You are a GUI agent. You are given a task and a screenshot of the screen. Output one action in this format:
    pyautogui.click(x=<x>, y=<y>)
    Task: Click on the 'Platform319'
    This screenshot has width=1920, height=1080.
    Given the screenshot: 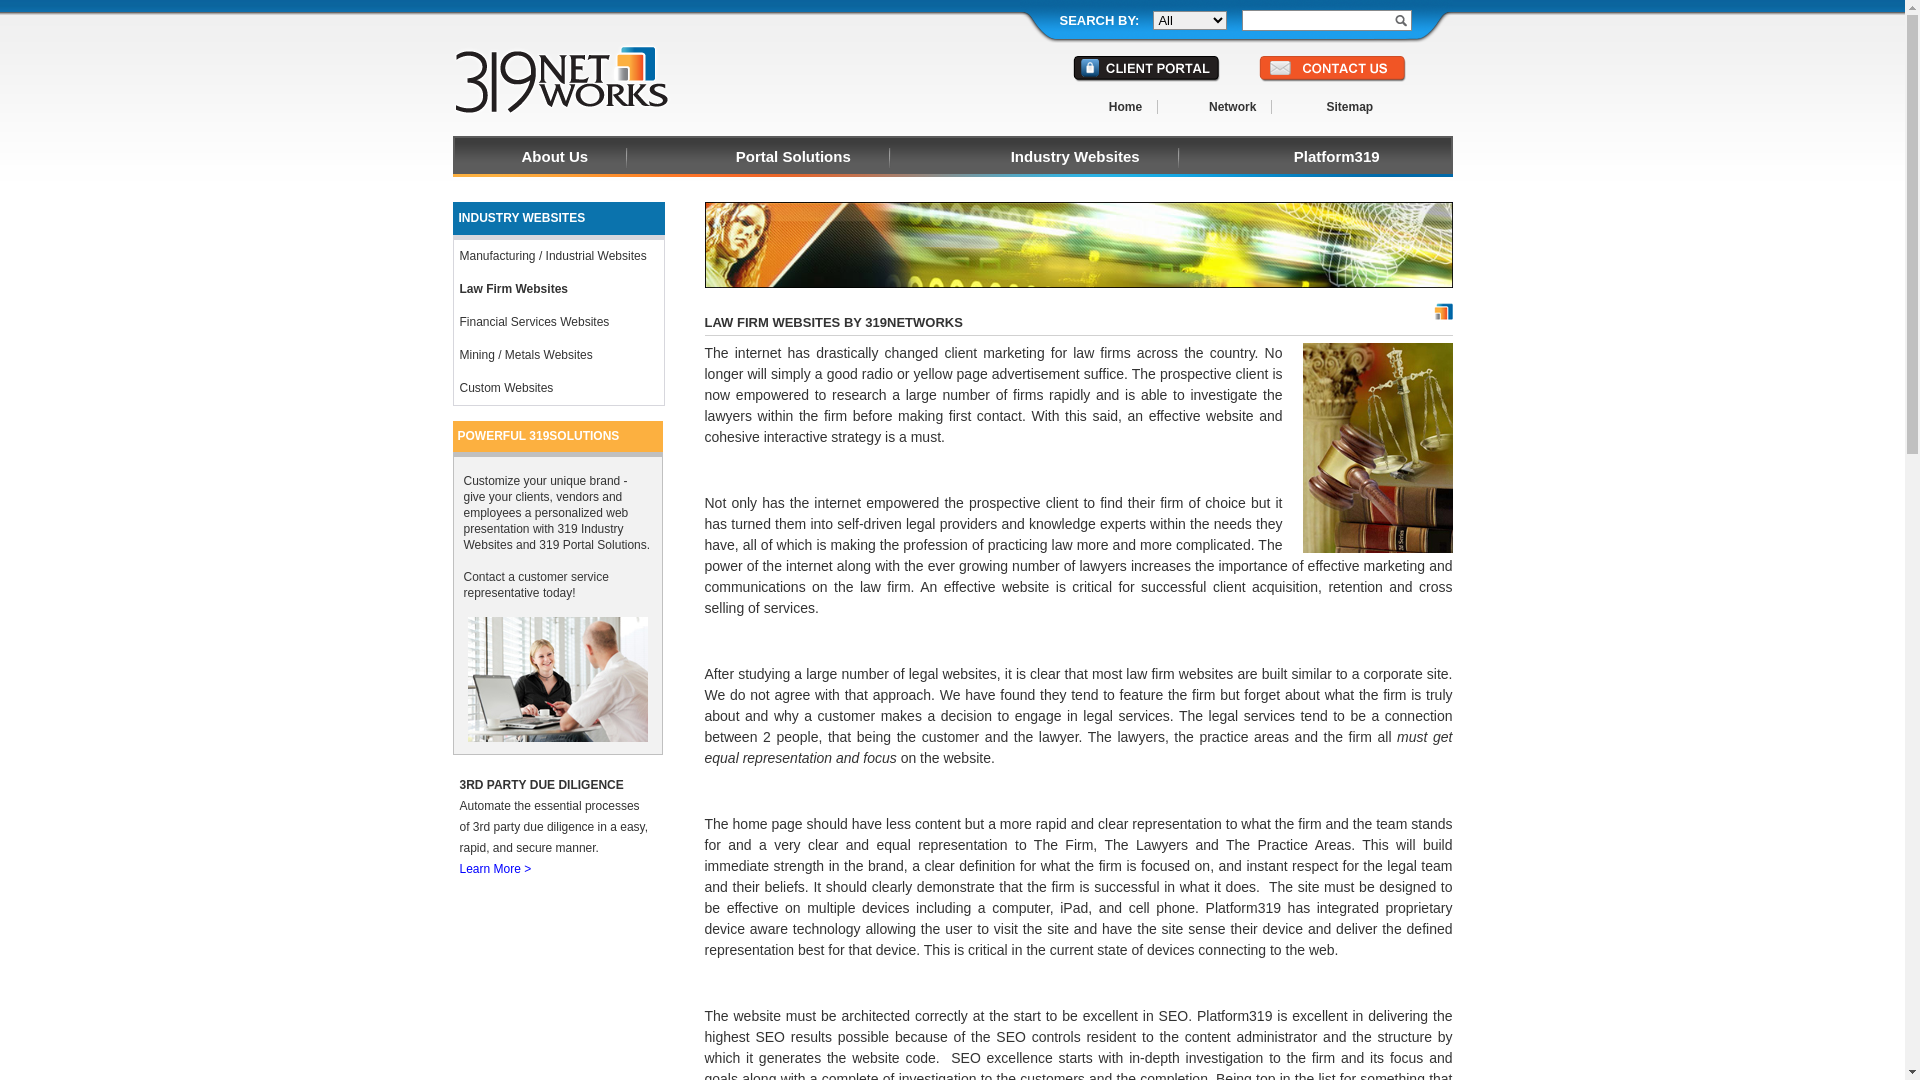 What is the action you would take?
    pyautogui.click(x=1337, y=160)
    